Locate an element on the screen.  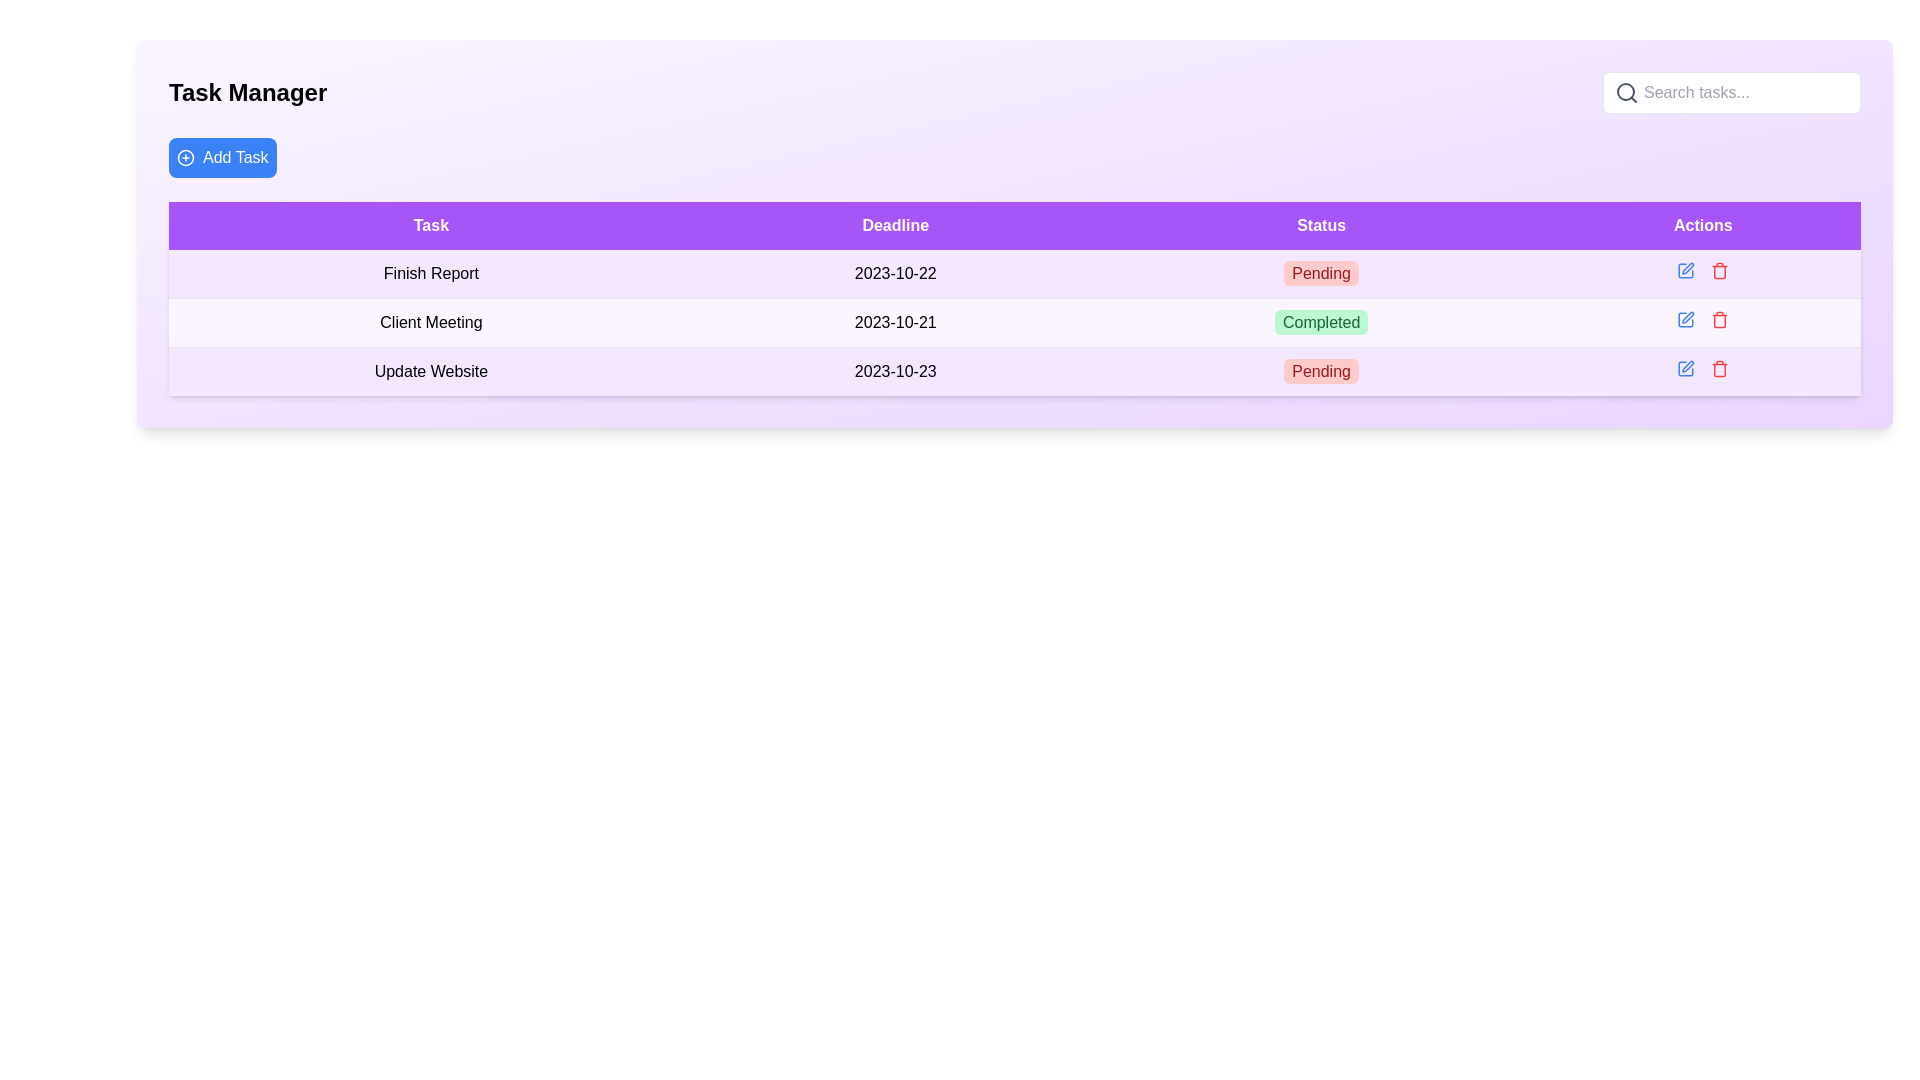
the column header Label indicating tasks, which is the first item in a horizontal row including 'Deadline', 'Status', and 'Actions' is located at coordinates (430, 225).